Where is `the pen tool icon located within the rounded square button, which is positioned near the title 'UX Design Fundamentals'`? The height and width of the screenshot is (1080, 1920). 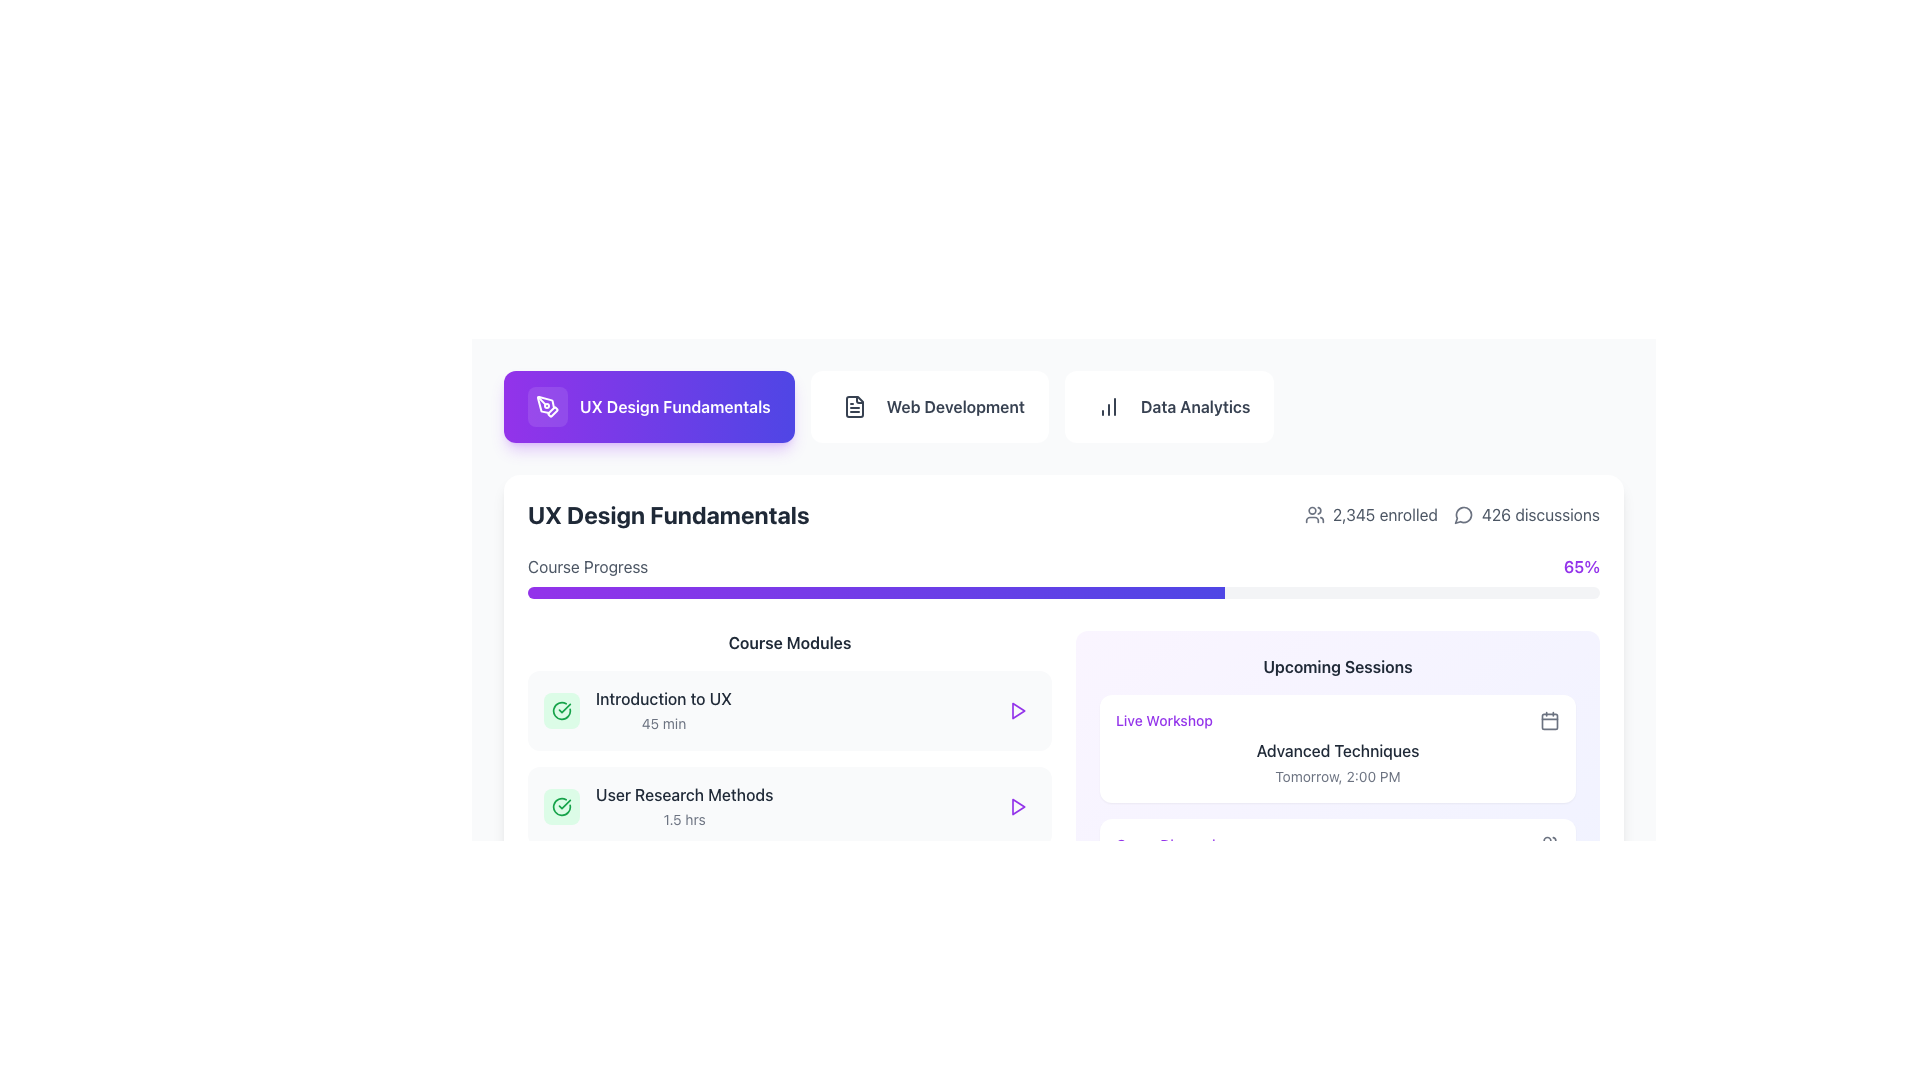
the pen tool icon located within the rounded square button, which is positioned near the title 'UX Design Fundamentals' is located at coordinates (547, 406).